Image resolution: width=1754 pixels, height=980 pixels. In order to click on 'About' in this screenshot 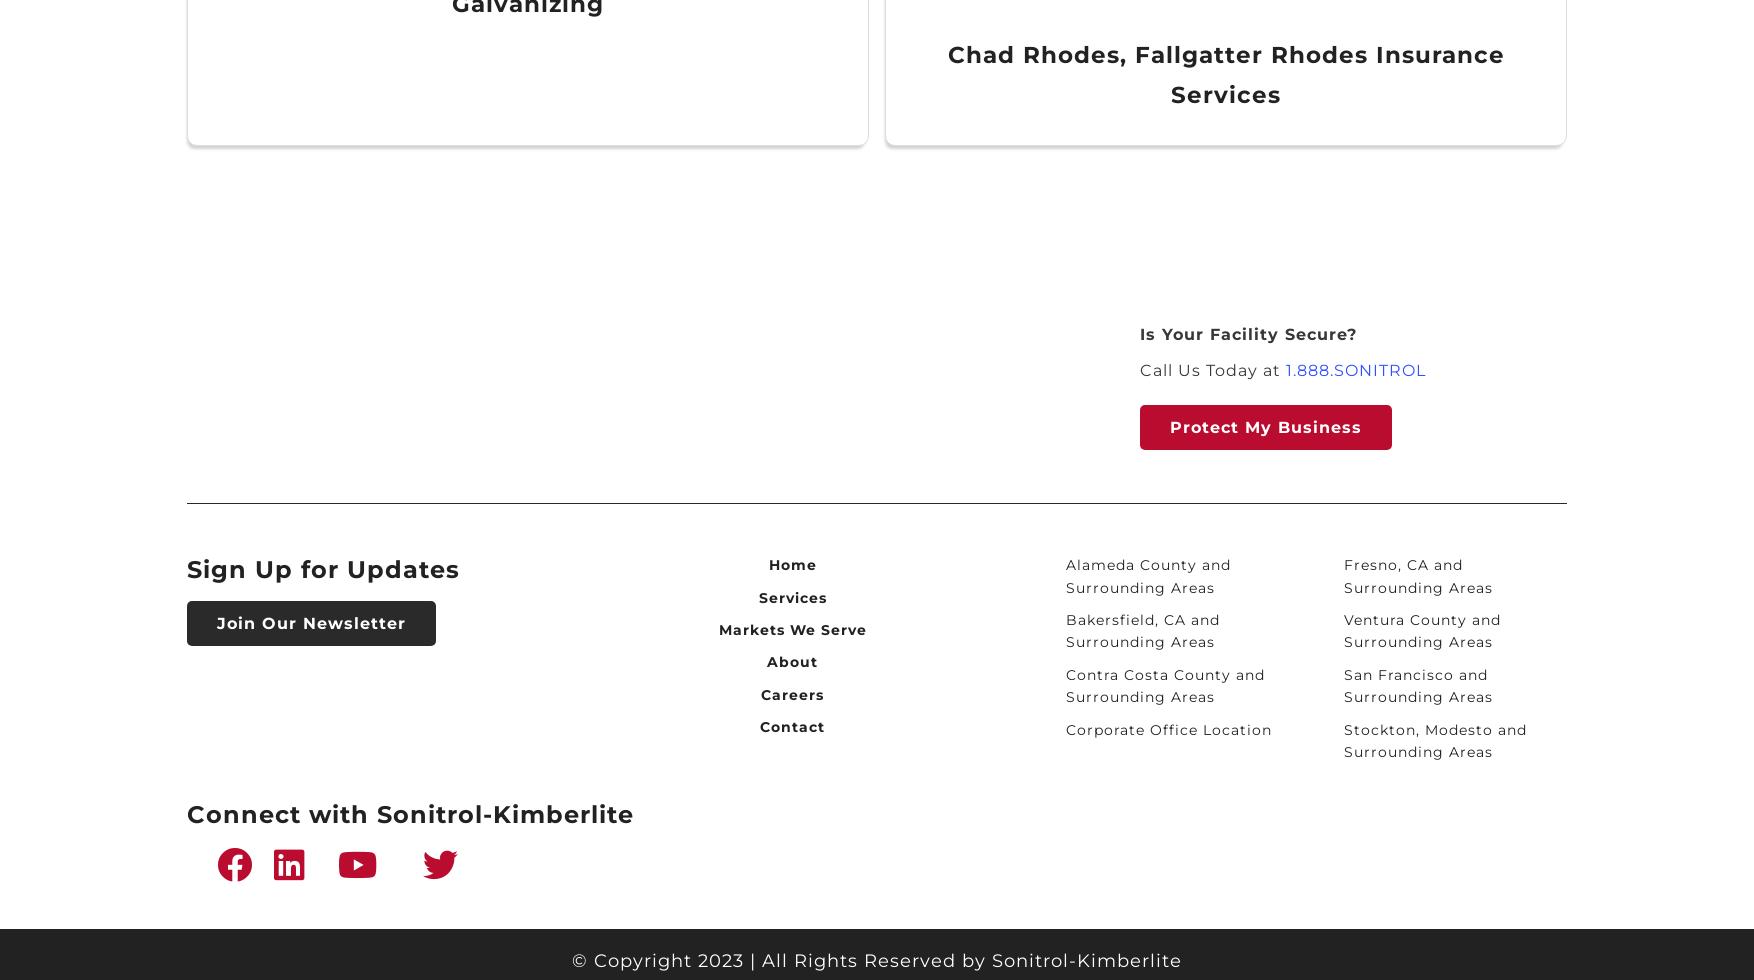, I will do `click(791, 661)`.